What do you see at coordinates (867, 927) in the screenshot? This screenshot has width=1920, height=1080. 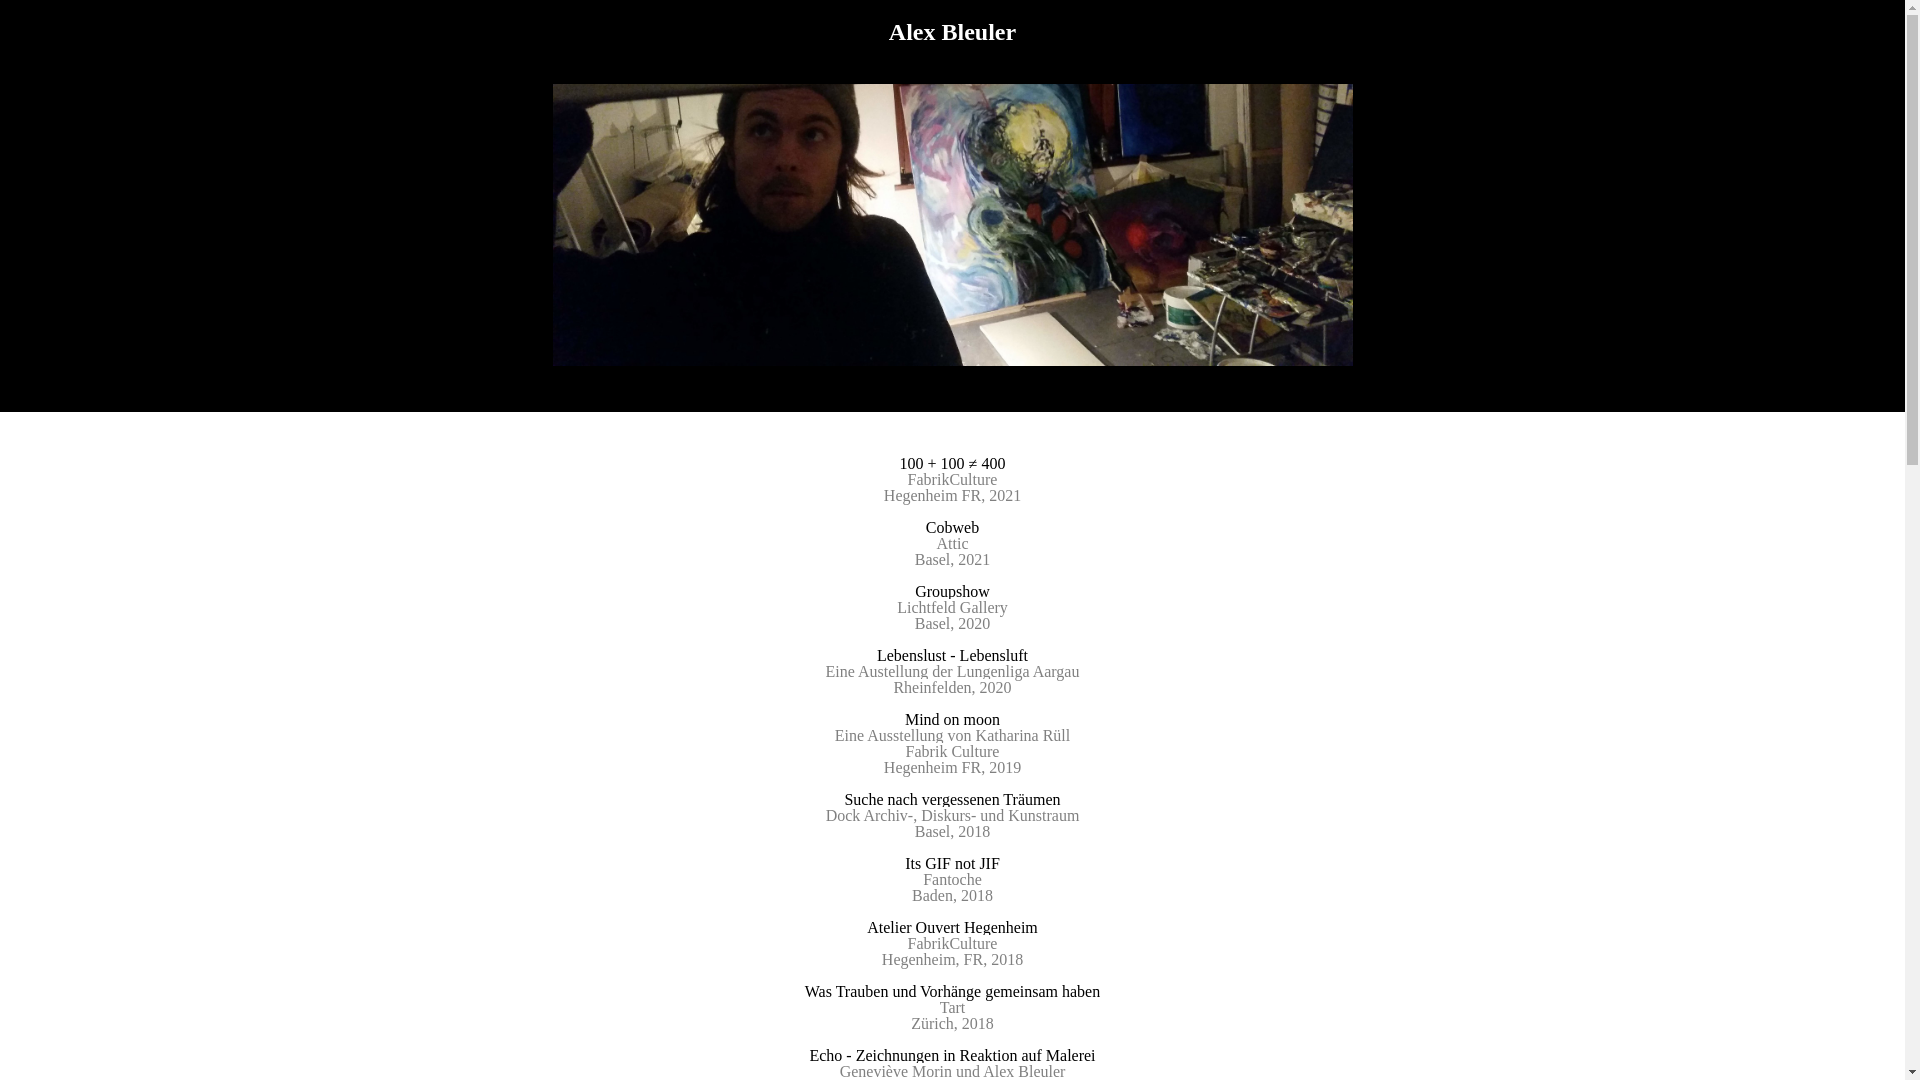 I see `'Atelier Ouvert Hegenheim'` at bounding box center [867, 927].